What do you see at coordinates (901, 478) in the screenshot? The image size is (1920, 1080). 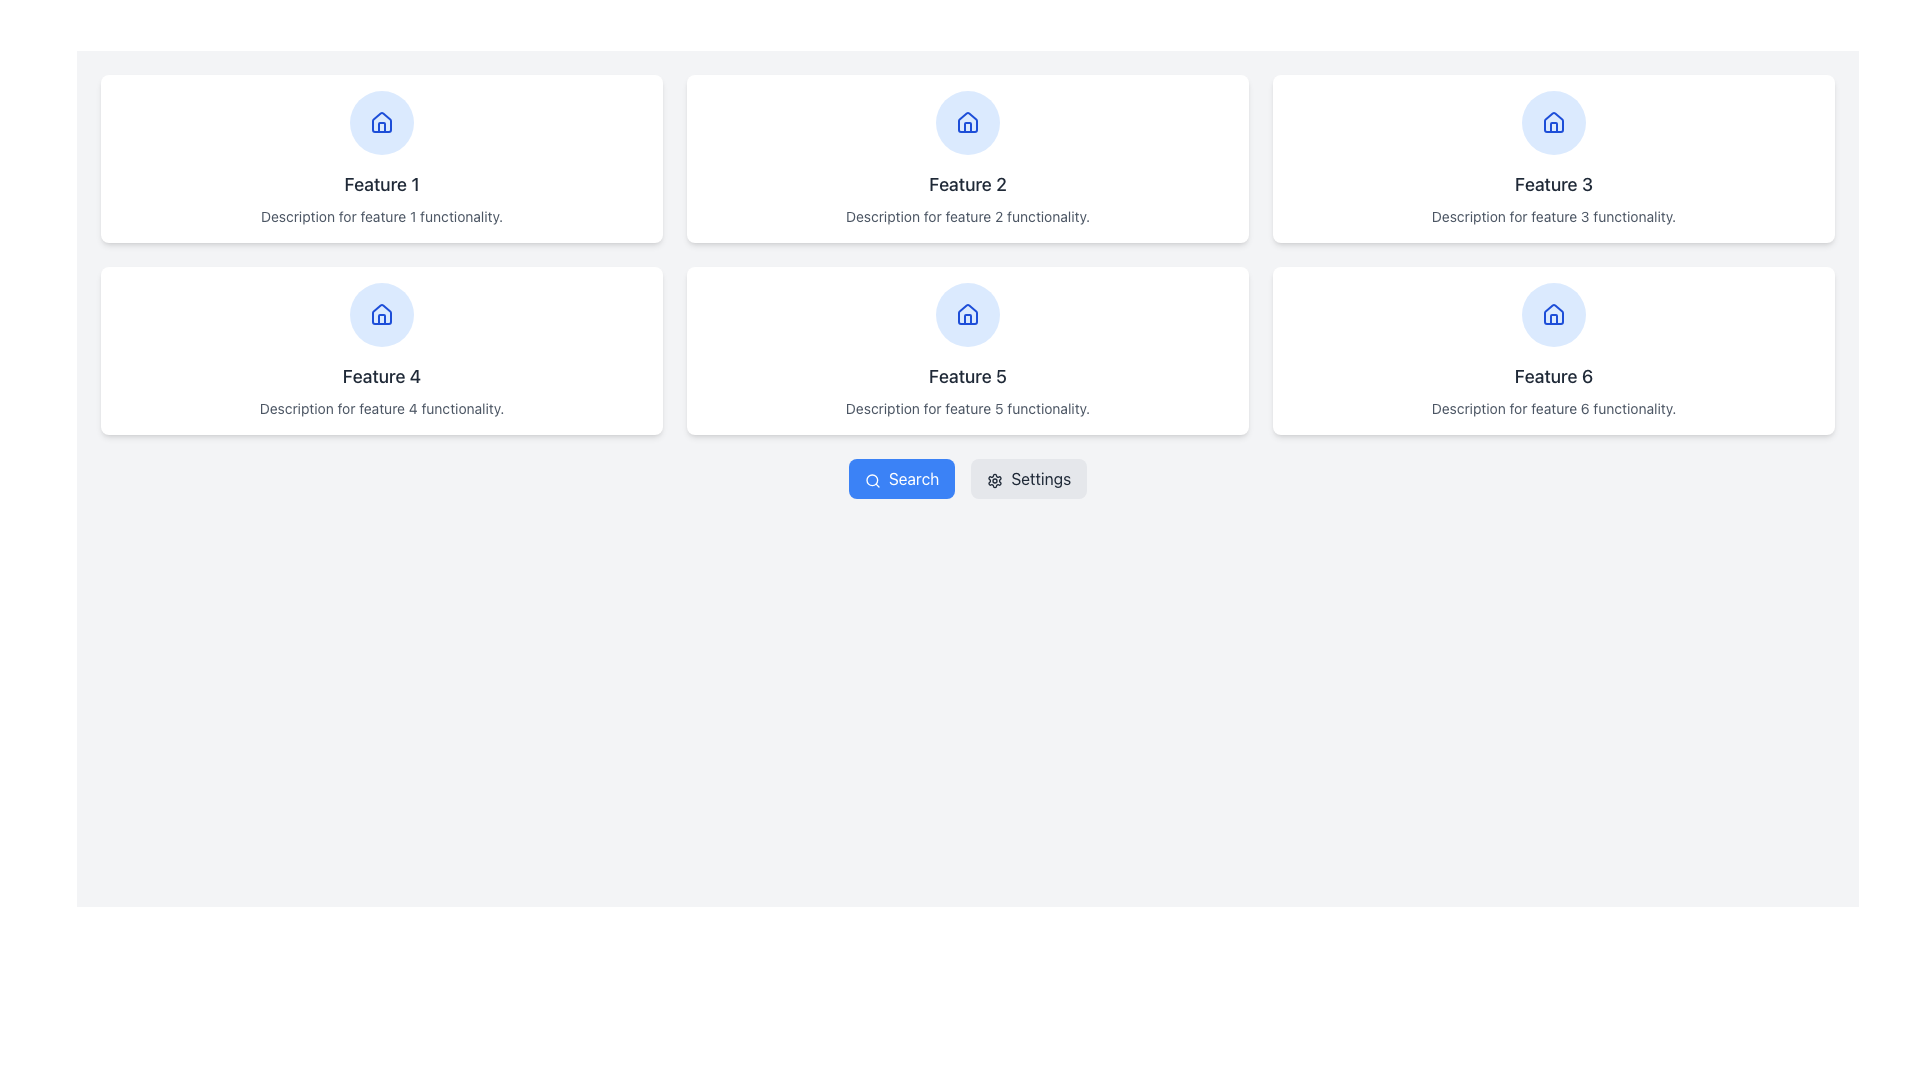 I see `the blue rectangular 'Search' button with rounded corners, which is located centrally below a grid of feature cards` at bounding box center [901, 478].